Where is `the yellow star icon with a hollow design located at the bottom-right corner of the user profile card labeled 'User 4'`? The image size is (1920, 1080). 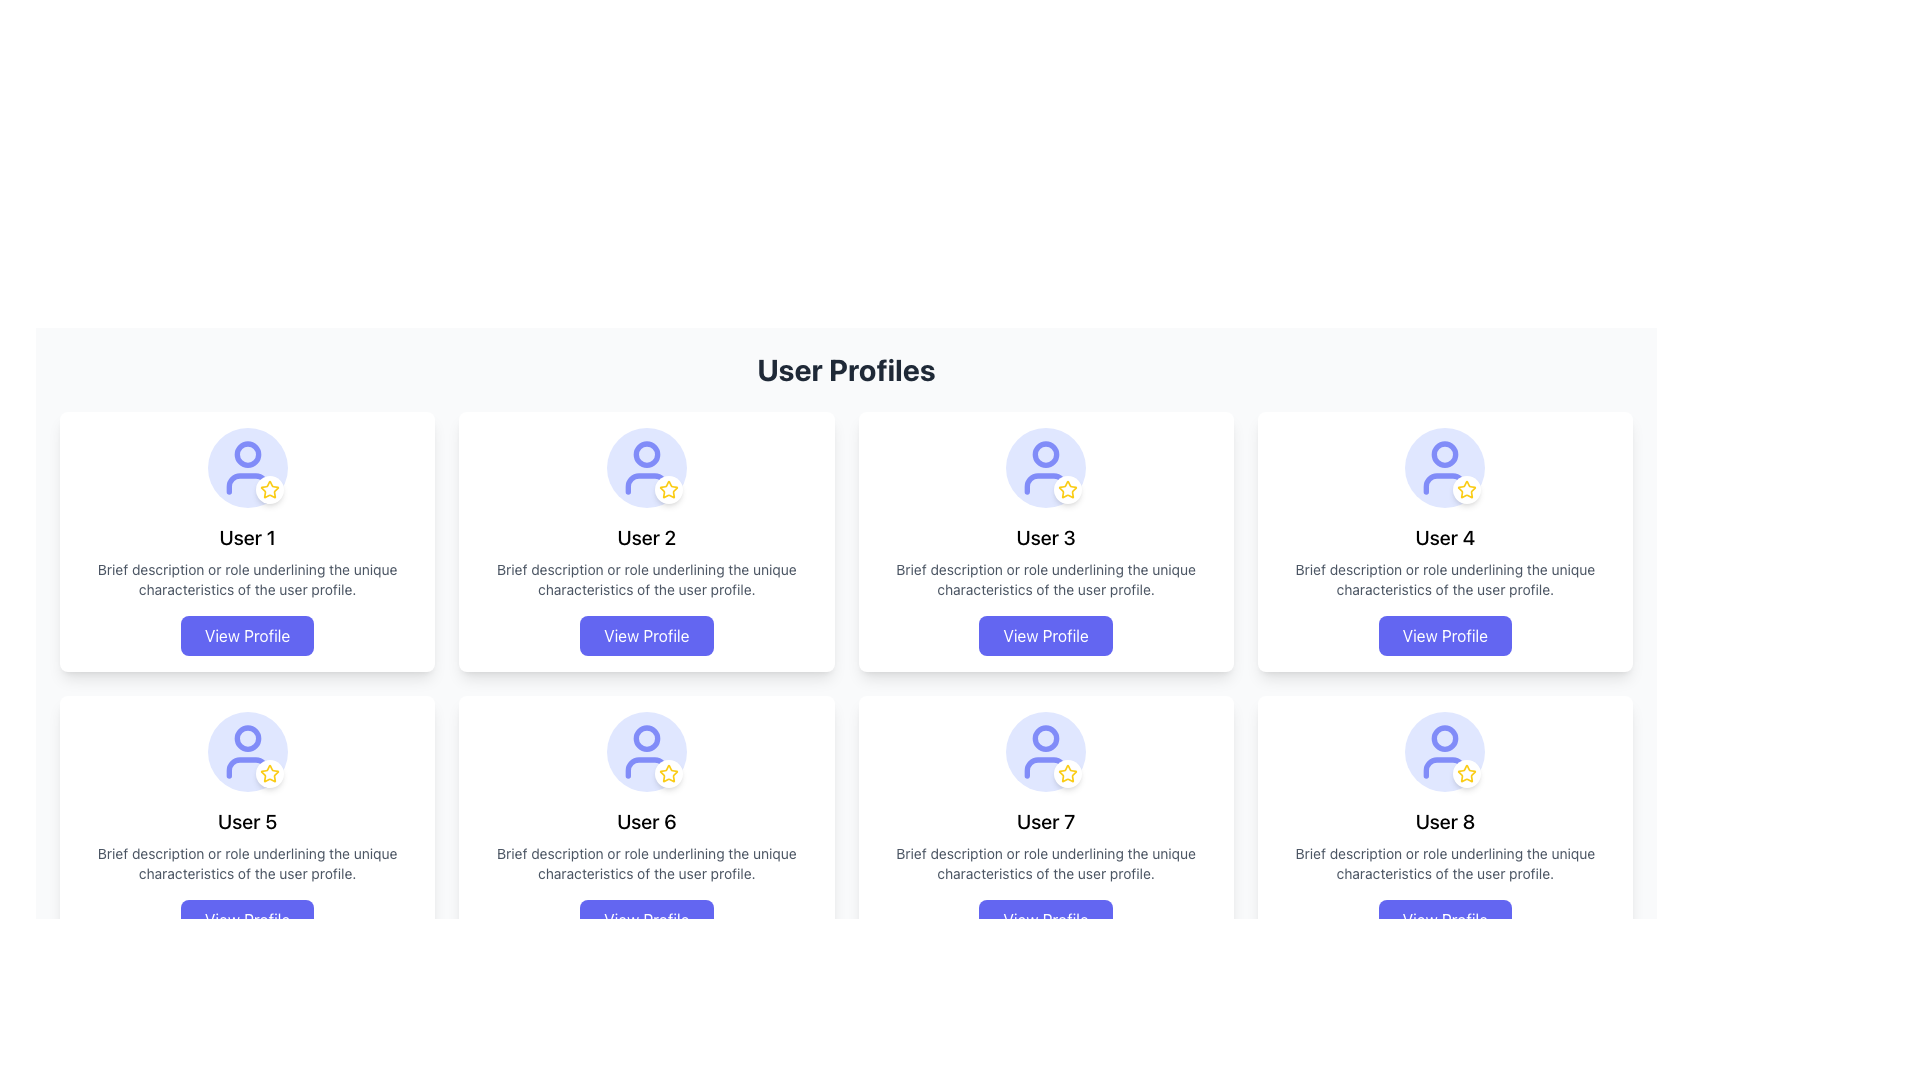
the yellow star icon with a hollow design located at the bottom-right corner of the user profile card labeled 'User 4' is located at coordinates (1467, 489).